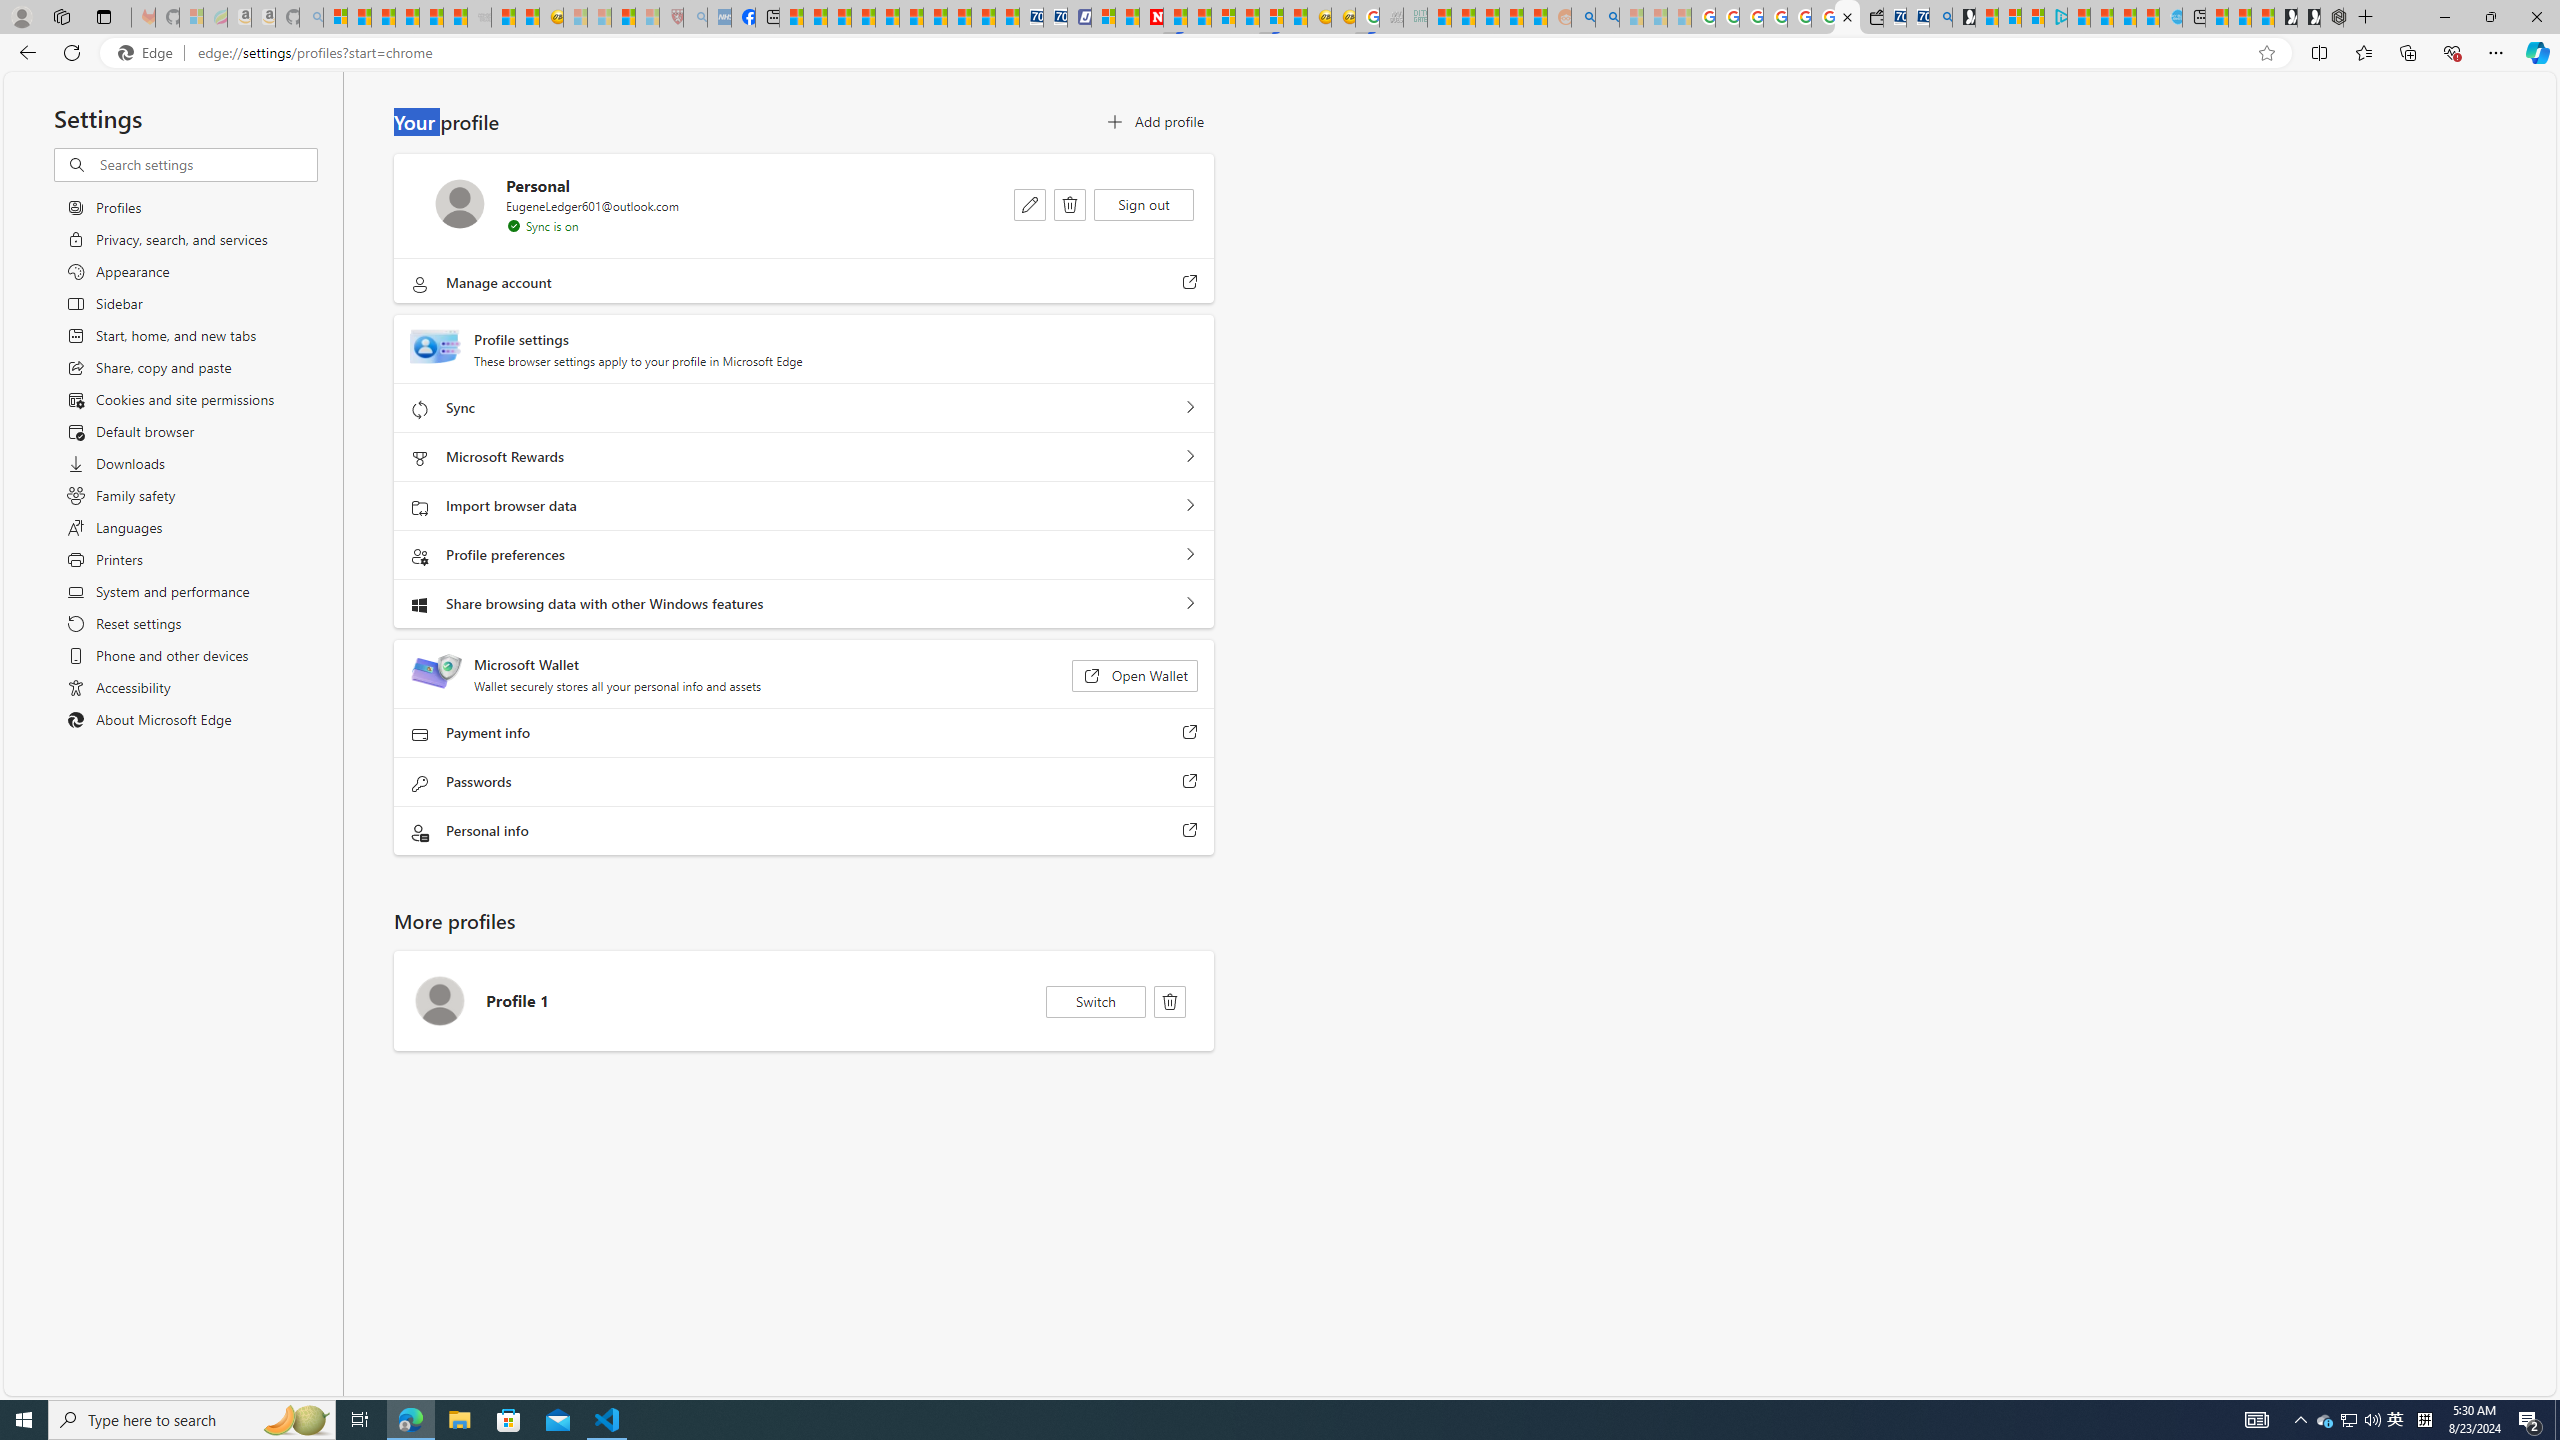 The width and height of the screenshot is (2560, 1440). I want to click on 'Open Wallet', so click(1133, 675).